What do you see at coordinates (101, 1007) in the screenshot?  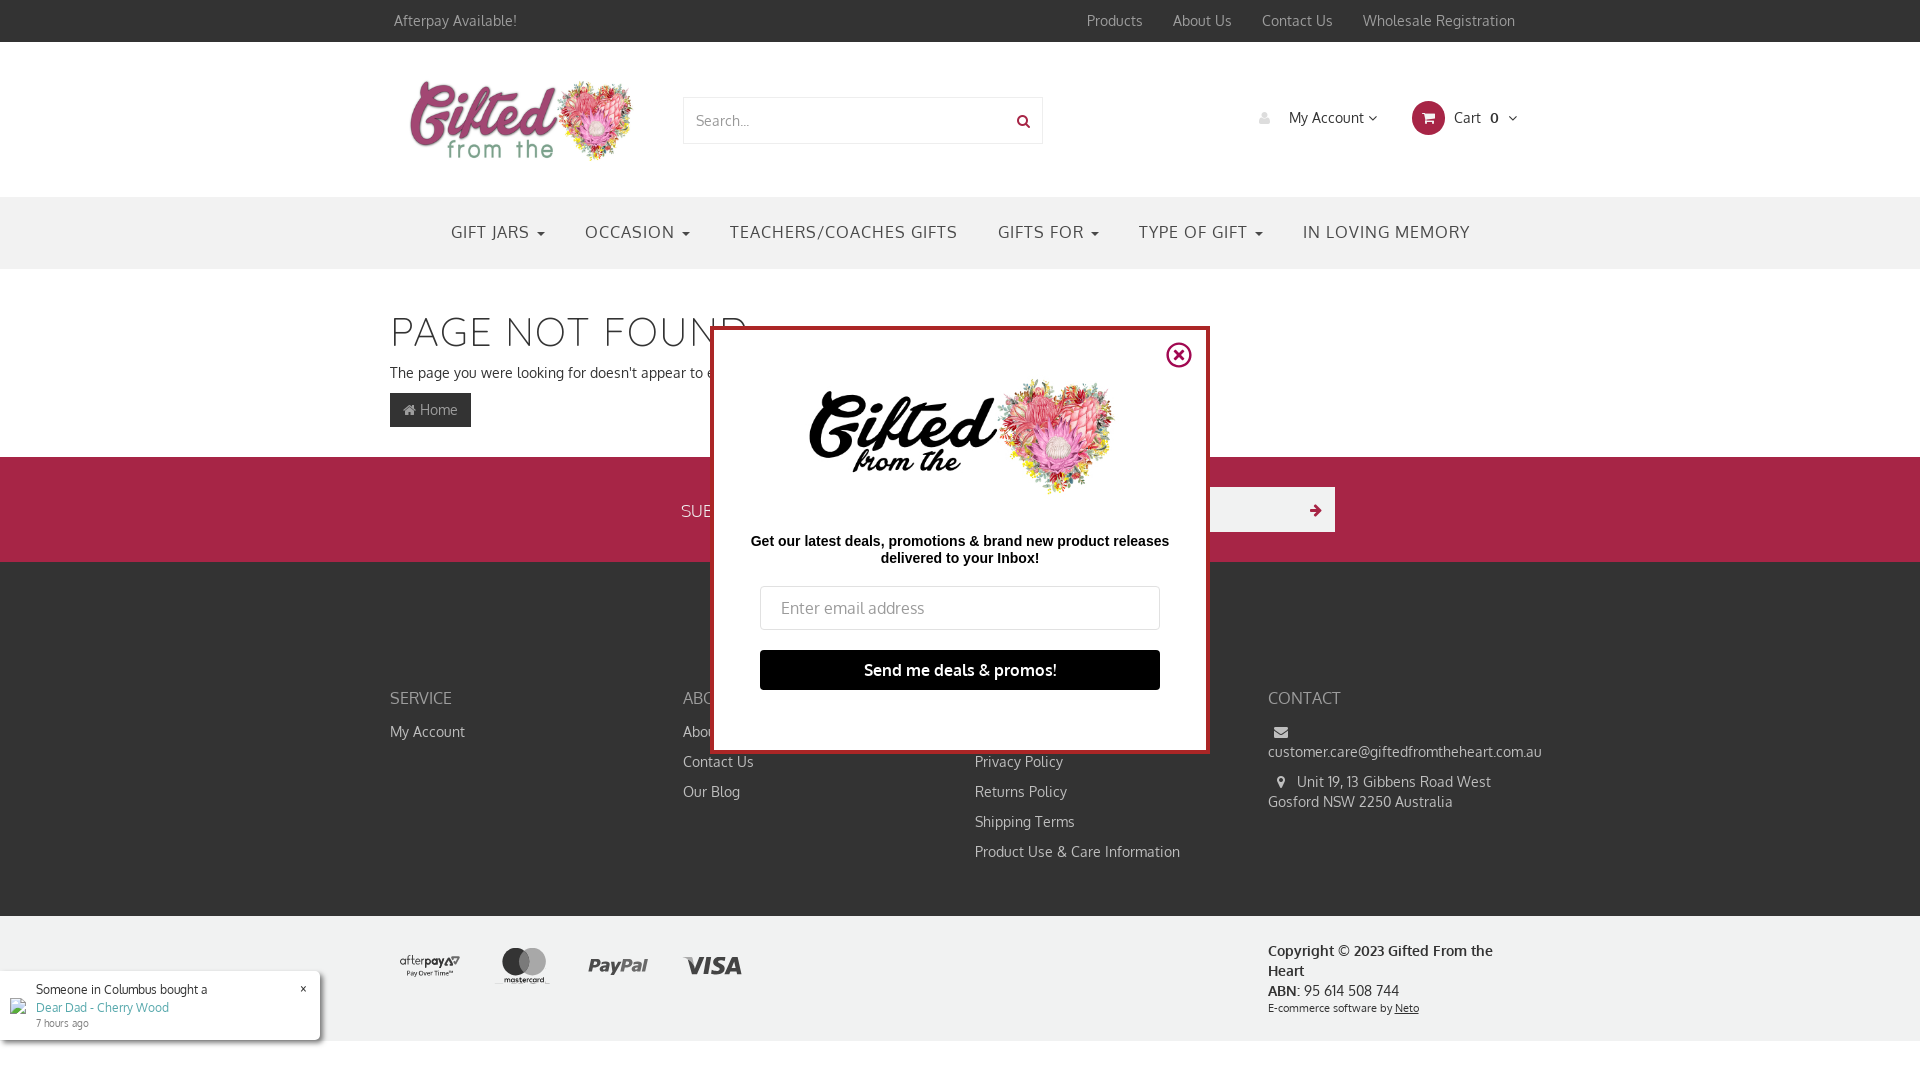 I see `'Dear Dad - Cherry Wood'` at bounding box center [101, 1007].